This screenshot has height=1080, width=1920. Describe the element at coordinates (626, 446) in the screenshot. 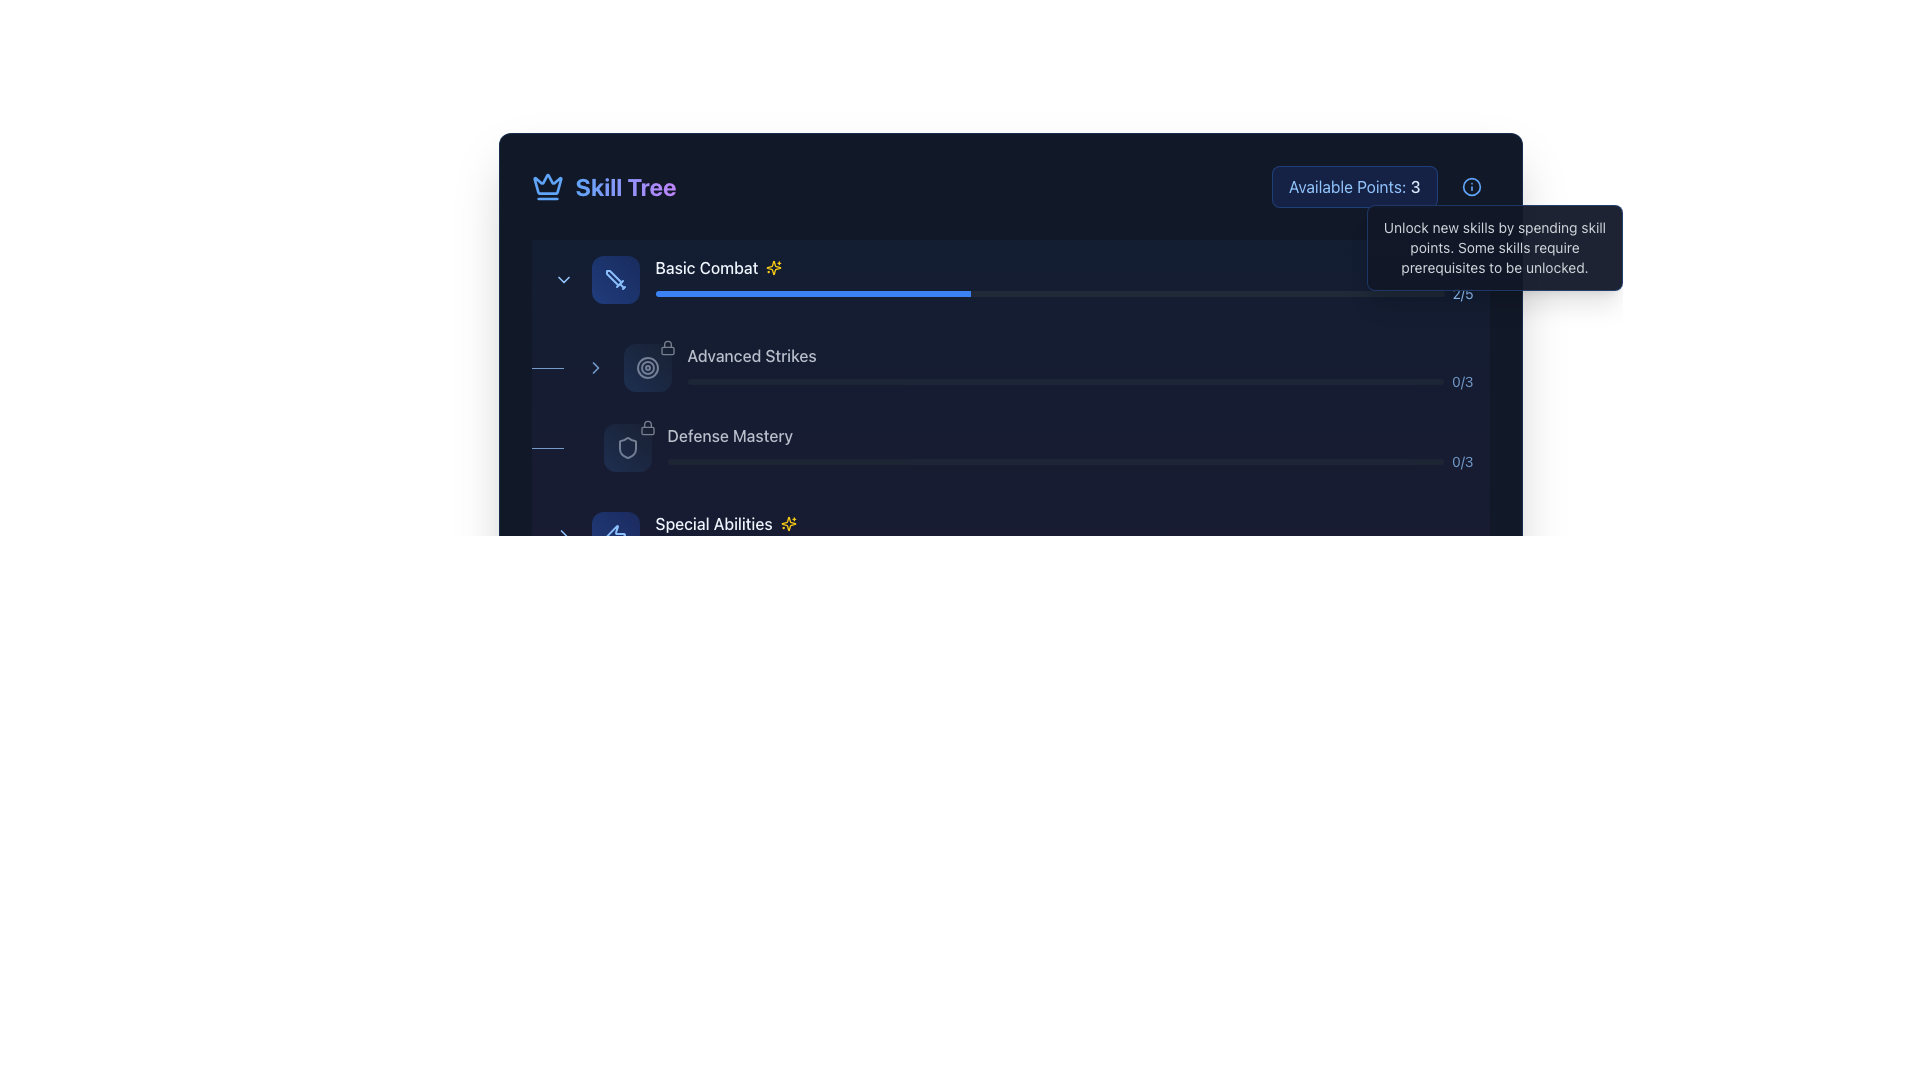

I see `the 'Defense Mastery' skill icon, which is the leftmost item in the Defense Mastery row of the skill tree interface, indicating its locked status` at that location.